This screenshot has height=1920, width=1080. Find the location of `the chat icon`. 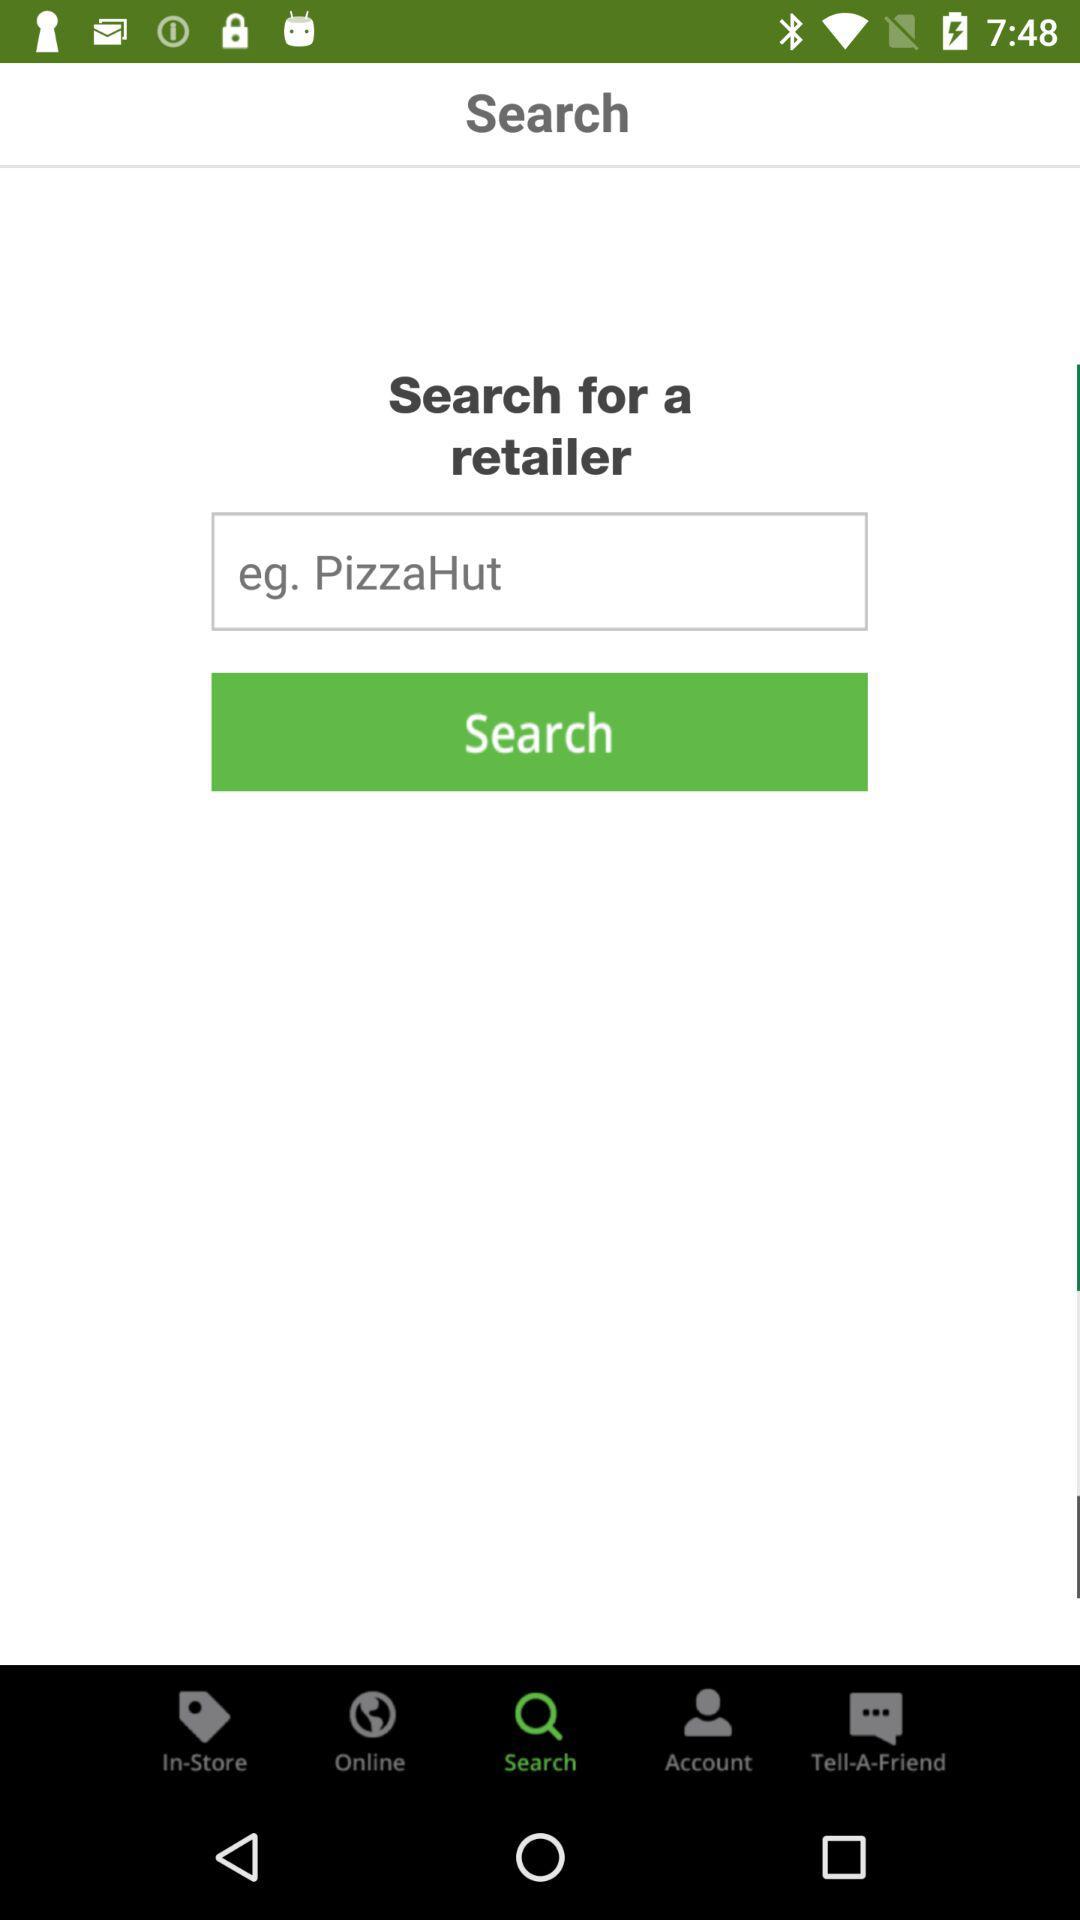

the chat icon is located at coordinates (874, 1728).